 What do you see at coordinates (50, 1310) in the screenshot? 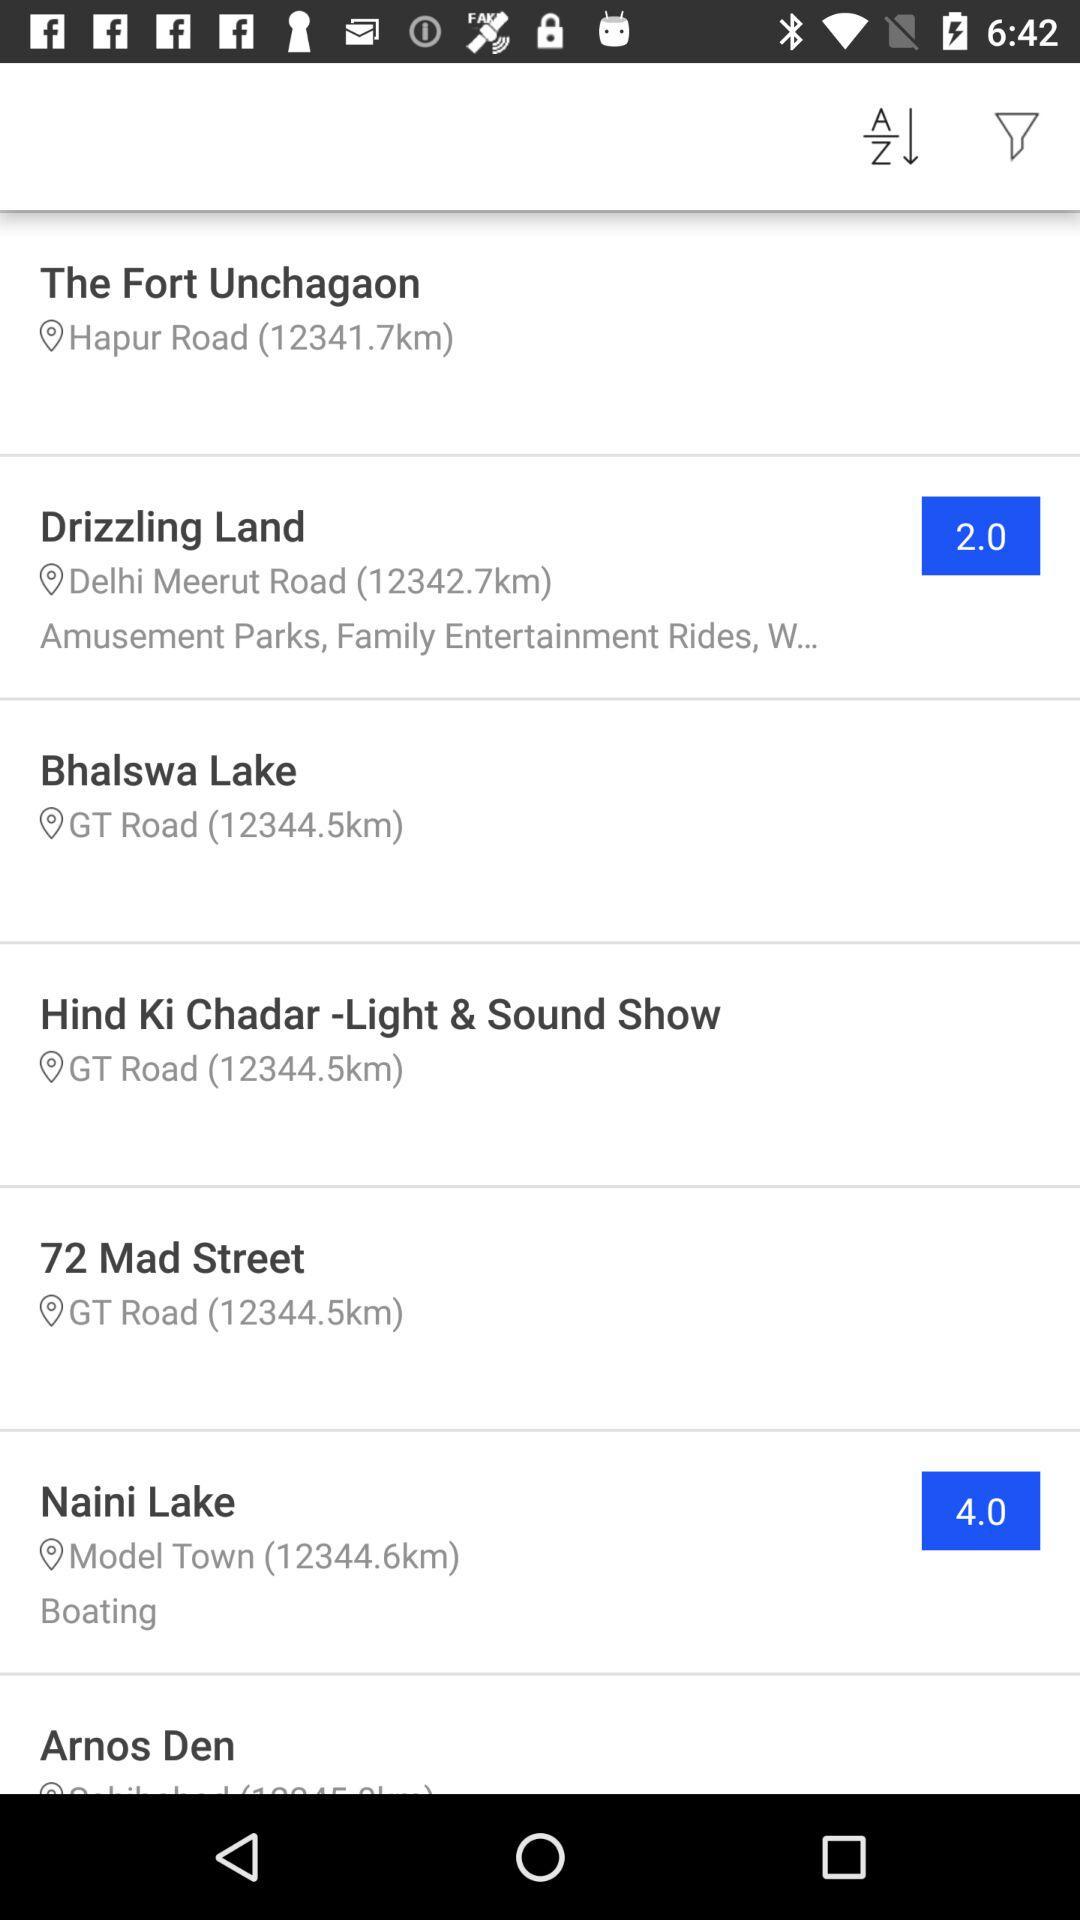
I see `the navigation icon below 72 mad street` at bounding box center [50, 1310].